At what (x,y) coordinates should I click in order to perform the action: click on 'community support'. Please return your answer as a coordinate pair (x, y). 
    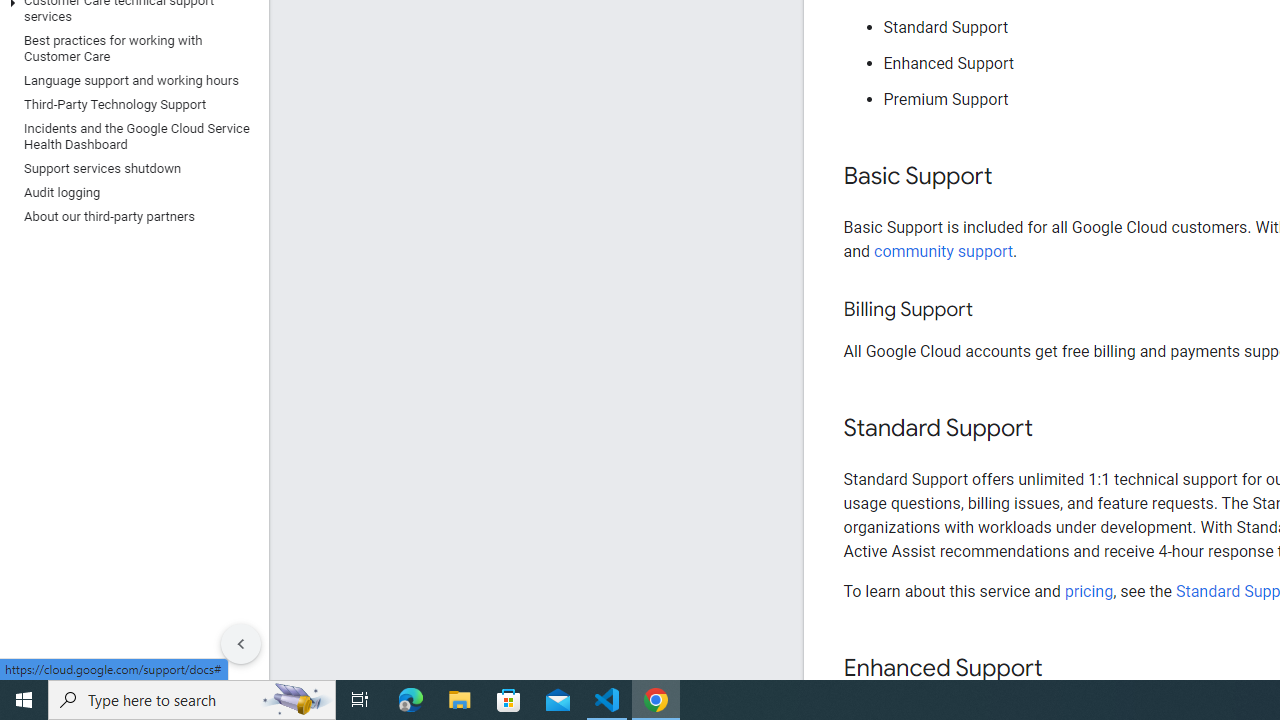
    Looking at the image, I should click on (943, 250).